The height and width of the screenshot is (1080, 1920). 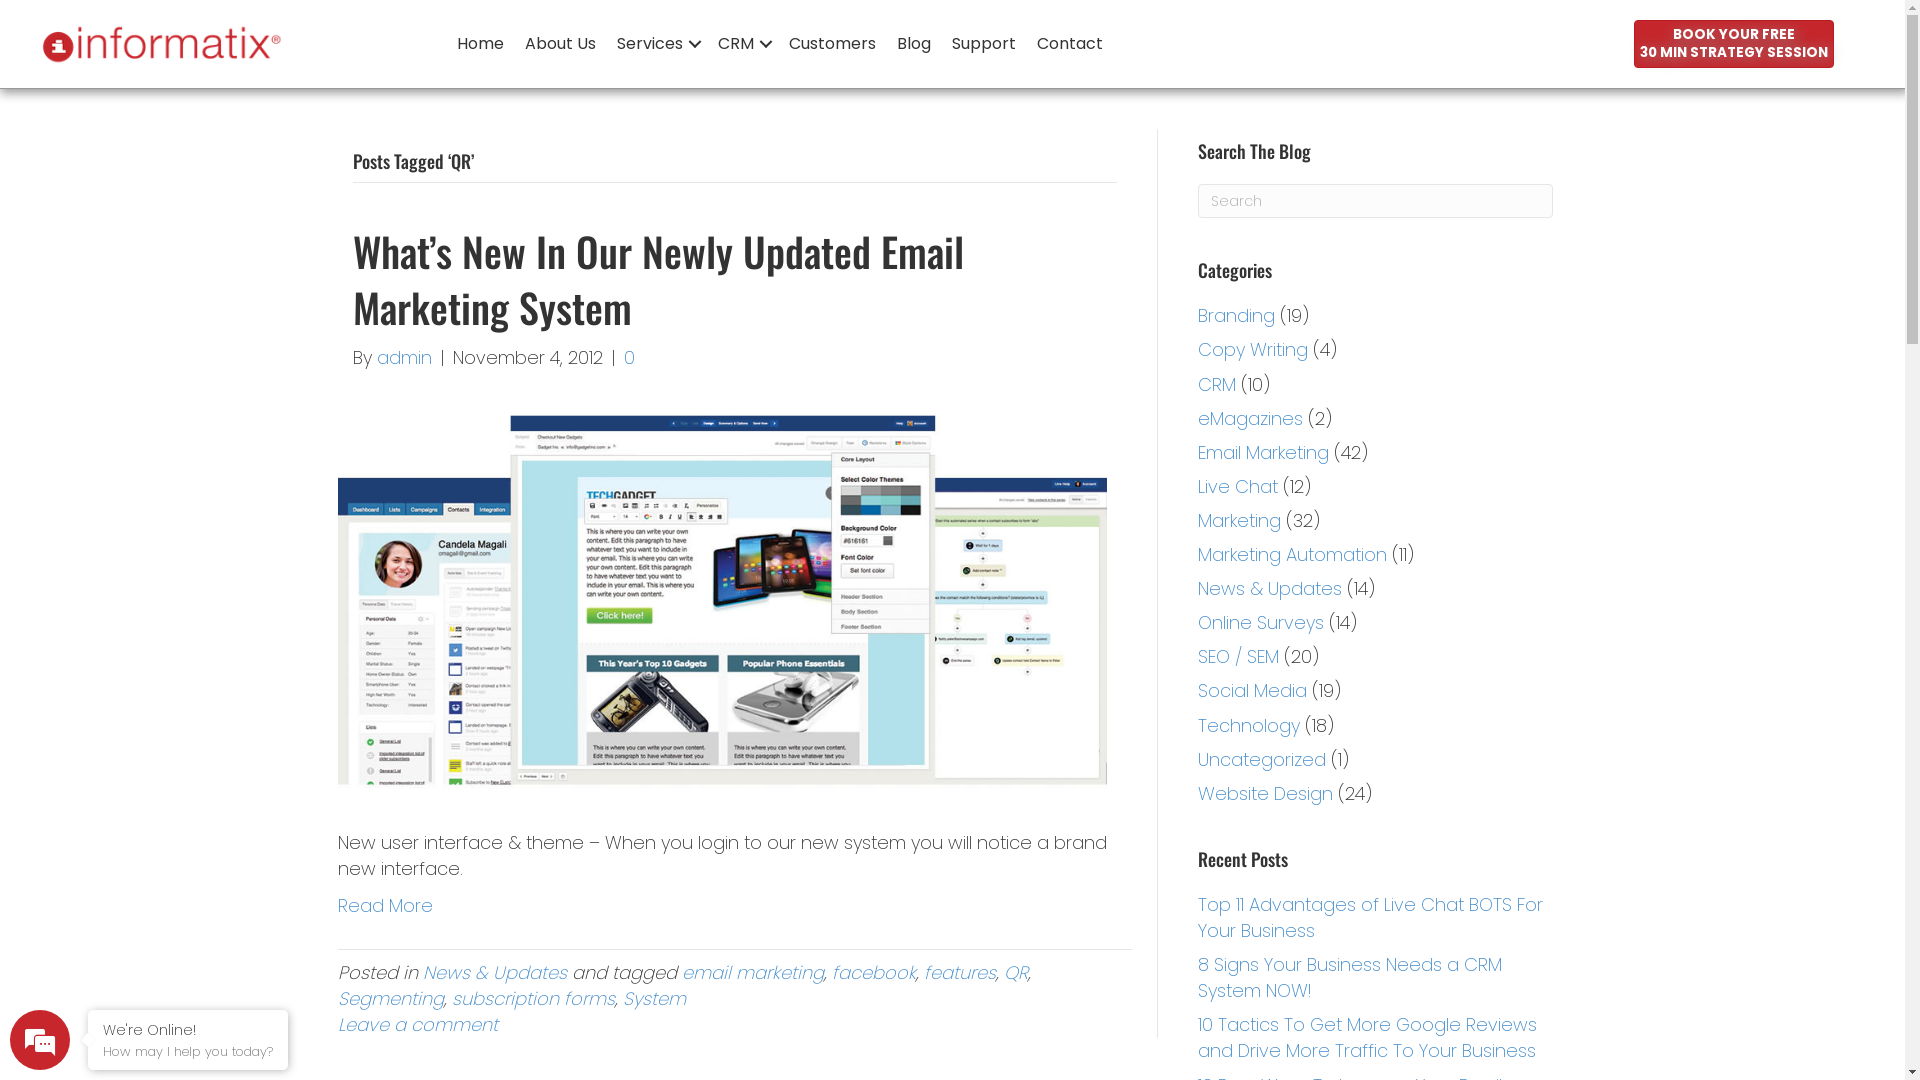 I want to click on 'admin', so click(x=375, y=356).